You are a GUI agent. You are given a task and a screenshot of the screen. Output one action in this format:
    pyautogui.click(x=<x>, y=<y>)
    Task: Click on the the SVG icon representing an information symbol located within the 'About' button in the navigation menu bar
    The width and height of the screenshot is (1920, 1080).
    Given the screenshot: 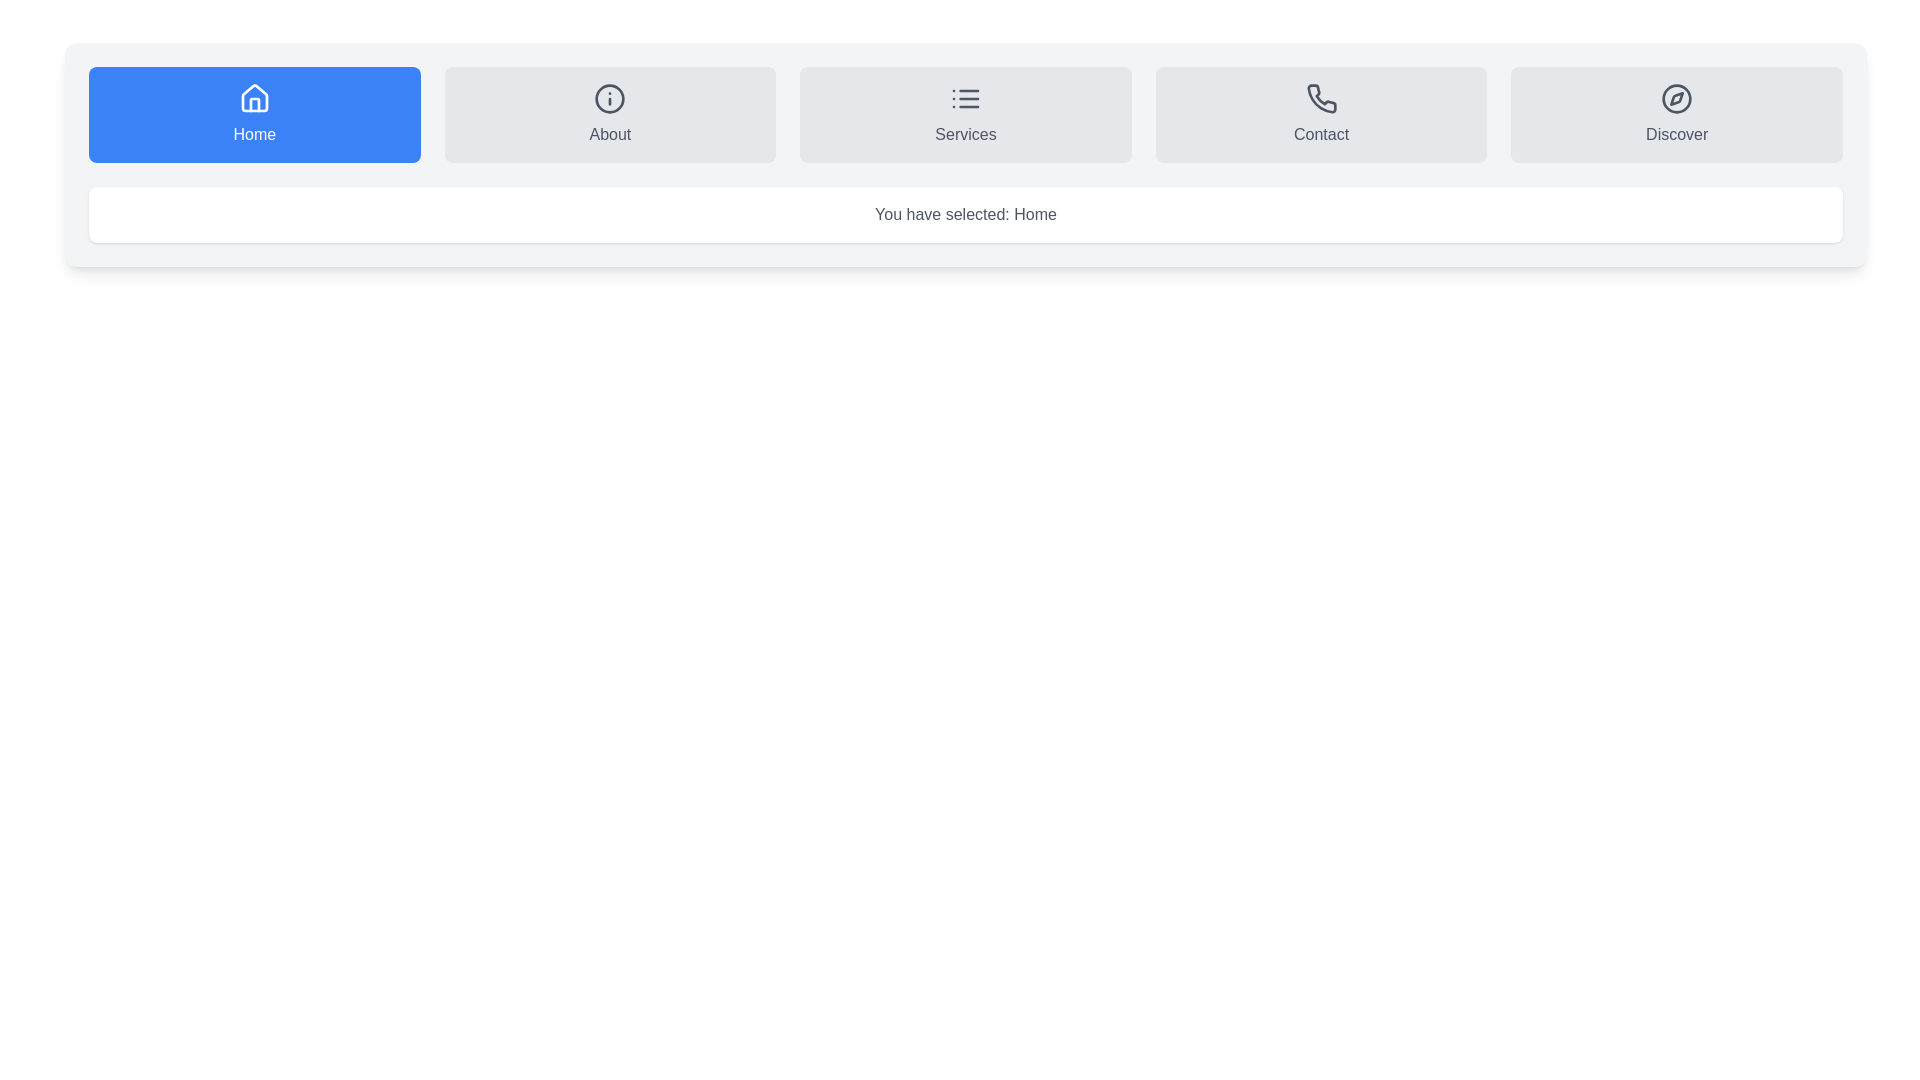 What is the action you would take?
    pyautogui.click(x=609, y=99)
    